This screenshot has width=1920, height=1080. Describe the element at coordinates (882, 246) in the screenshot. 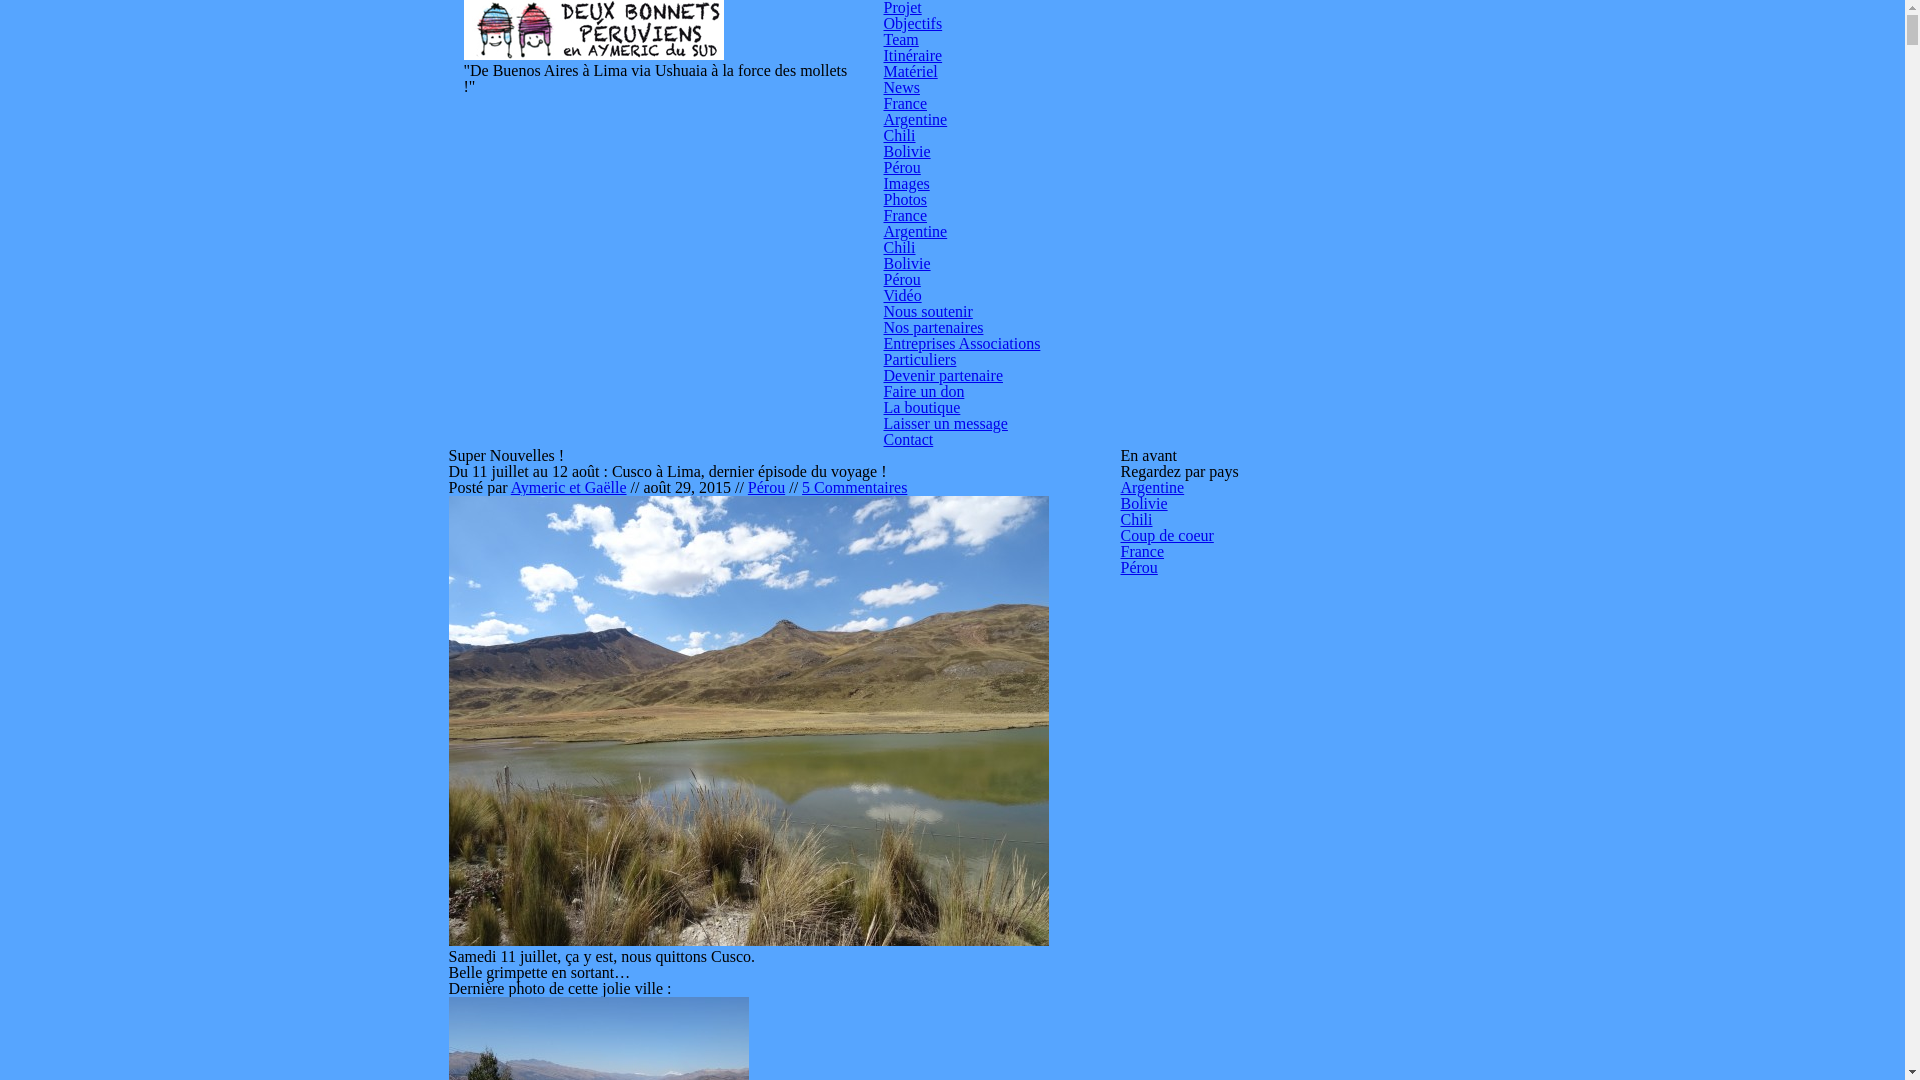

I see `'Chili'` at that location.